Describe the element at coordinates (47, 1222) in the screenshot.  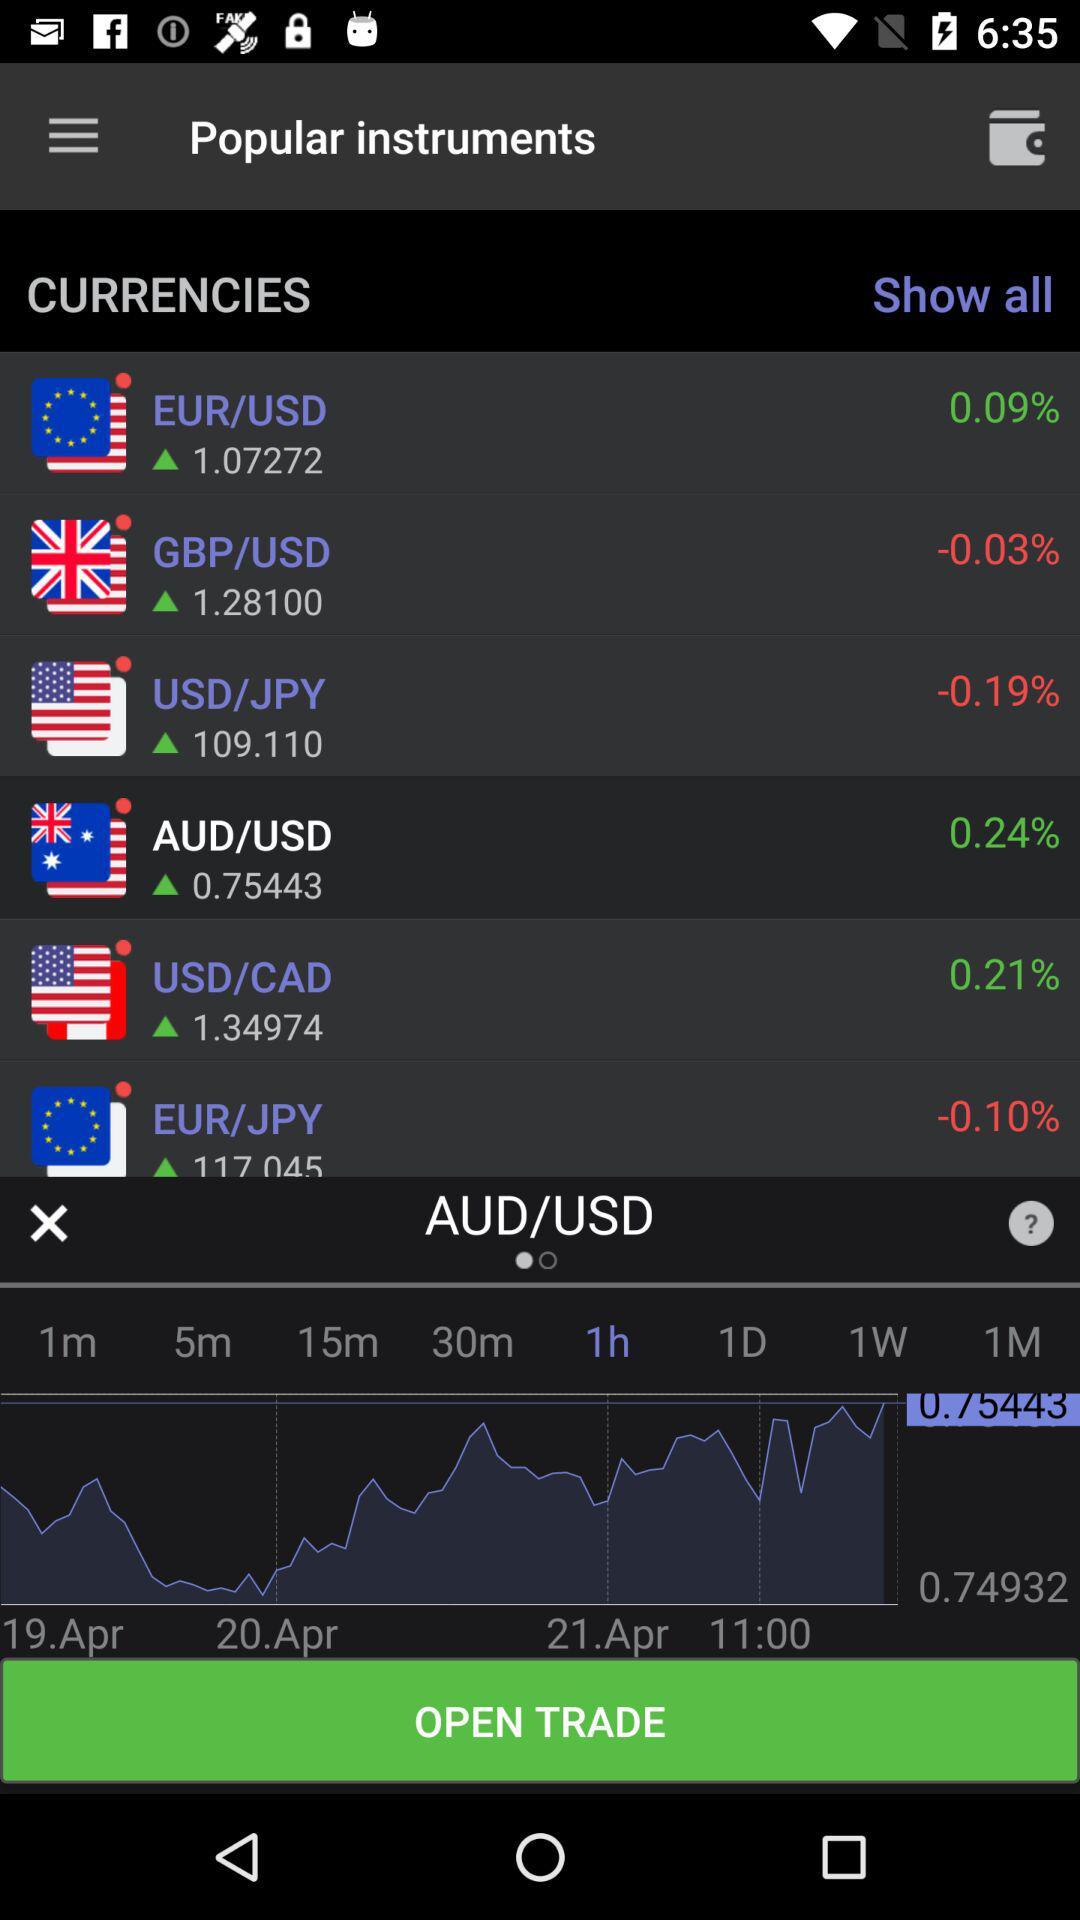
I see `close` at that location.